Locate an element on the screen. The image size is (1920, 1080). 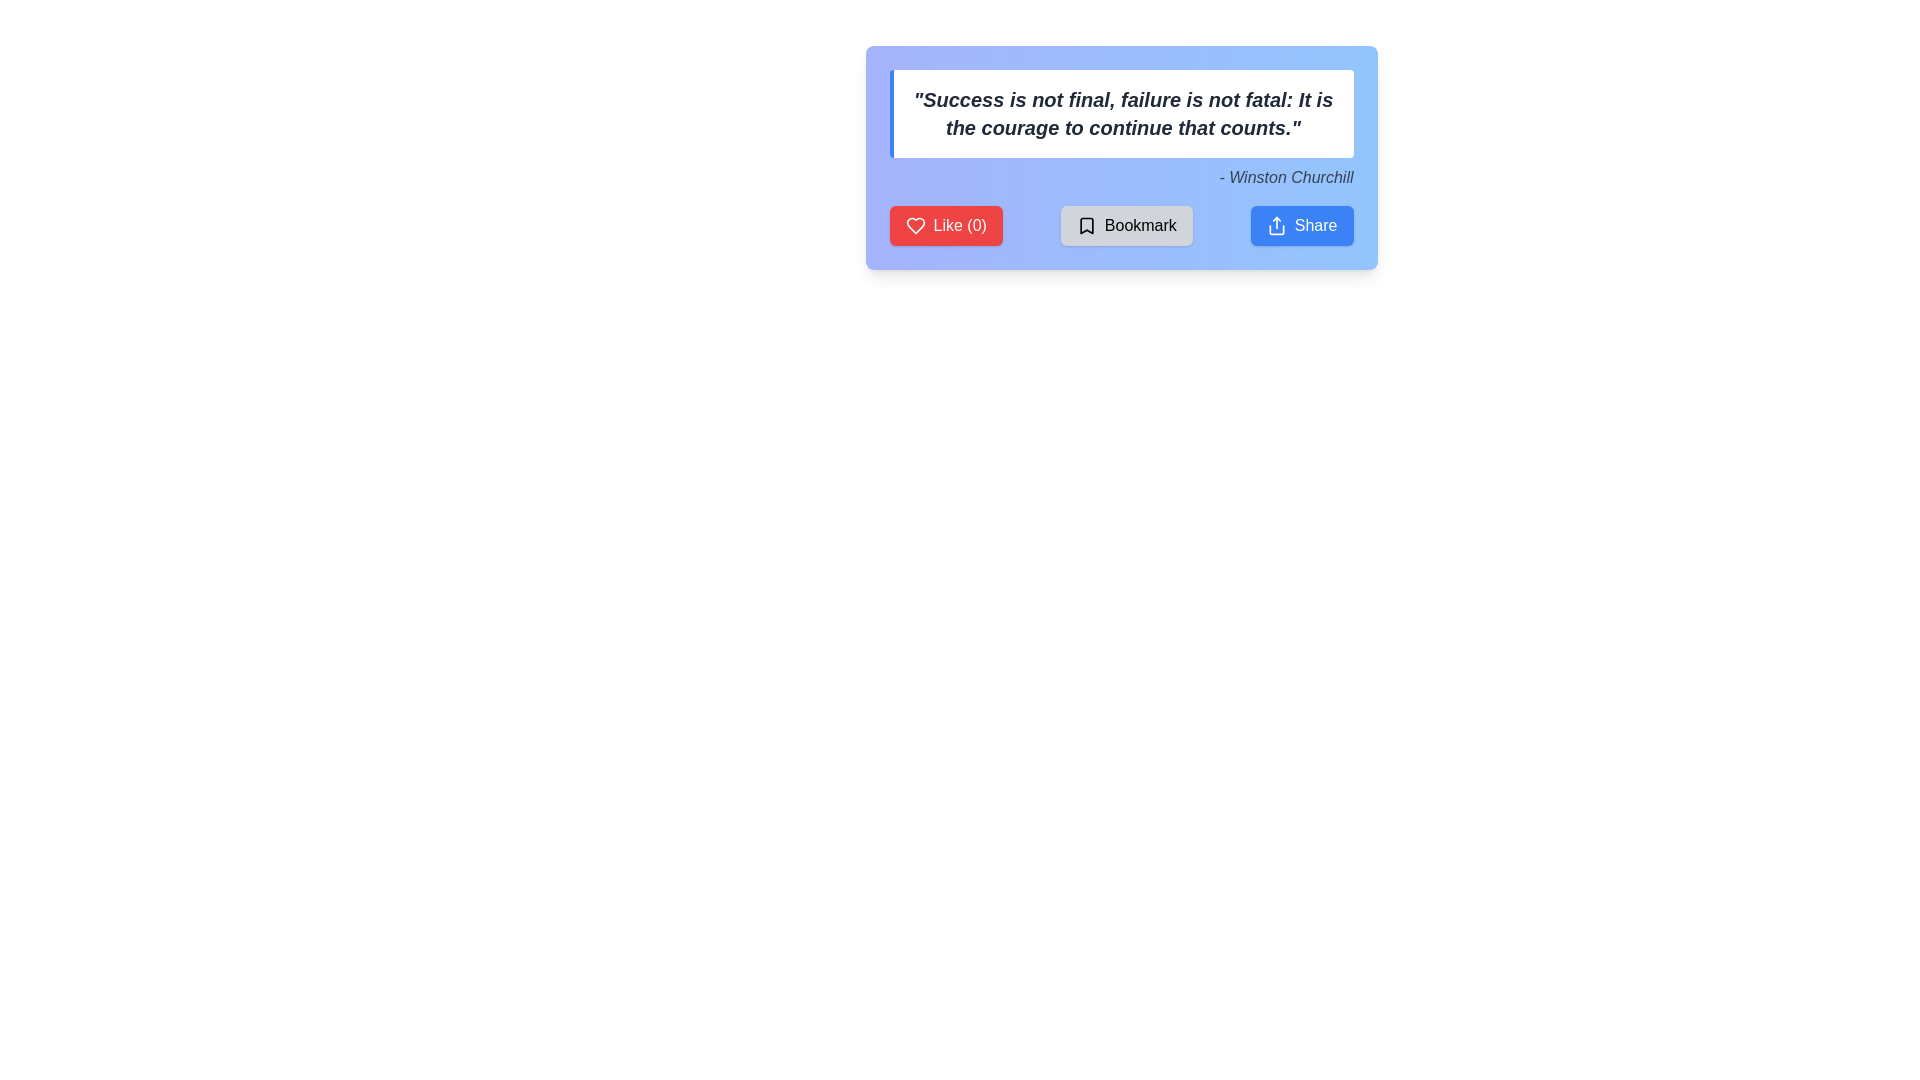
the 'Like' icon located next to the text 'Like (0)' is located at coordinates (914, 225).